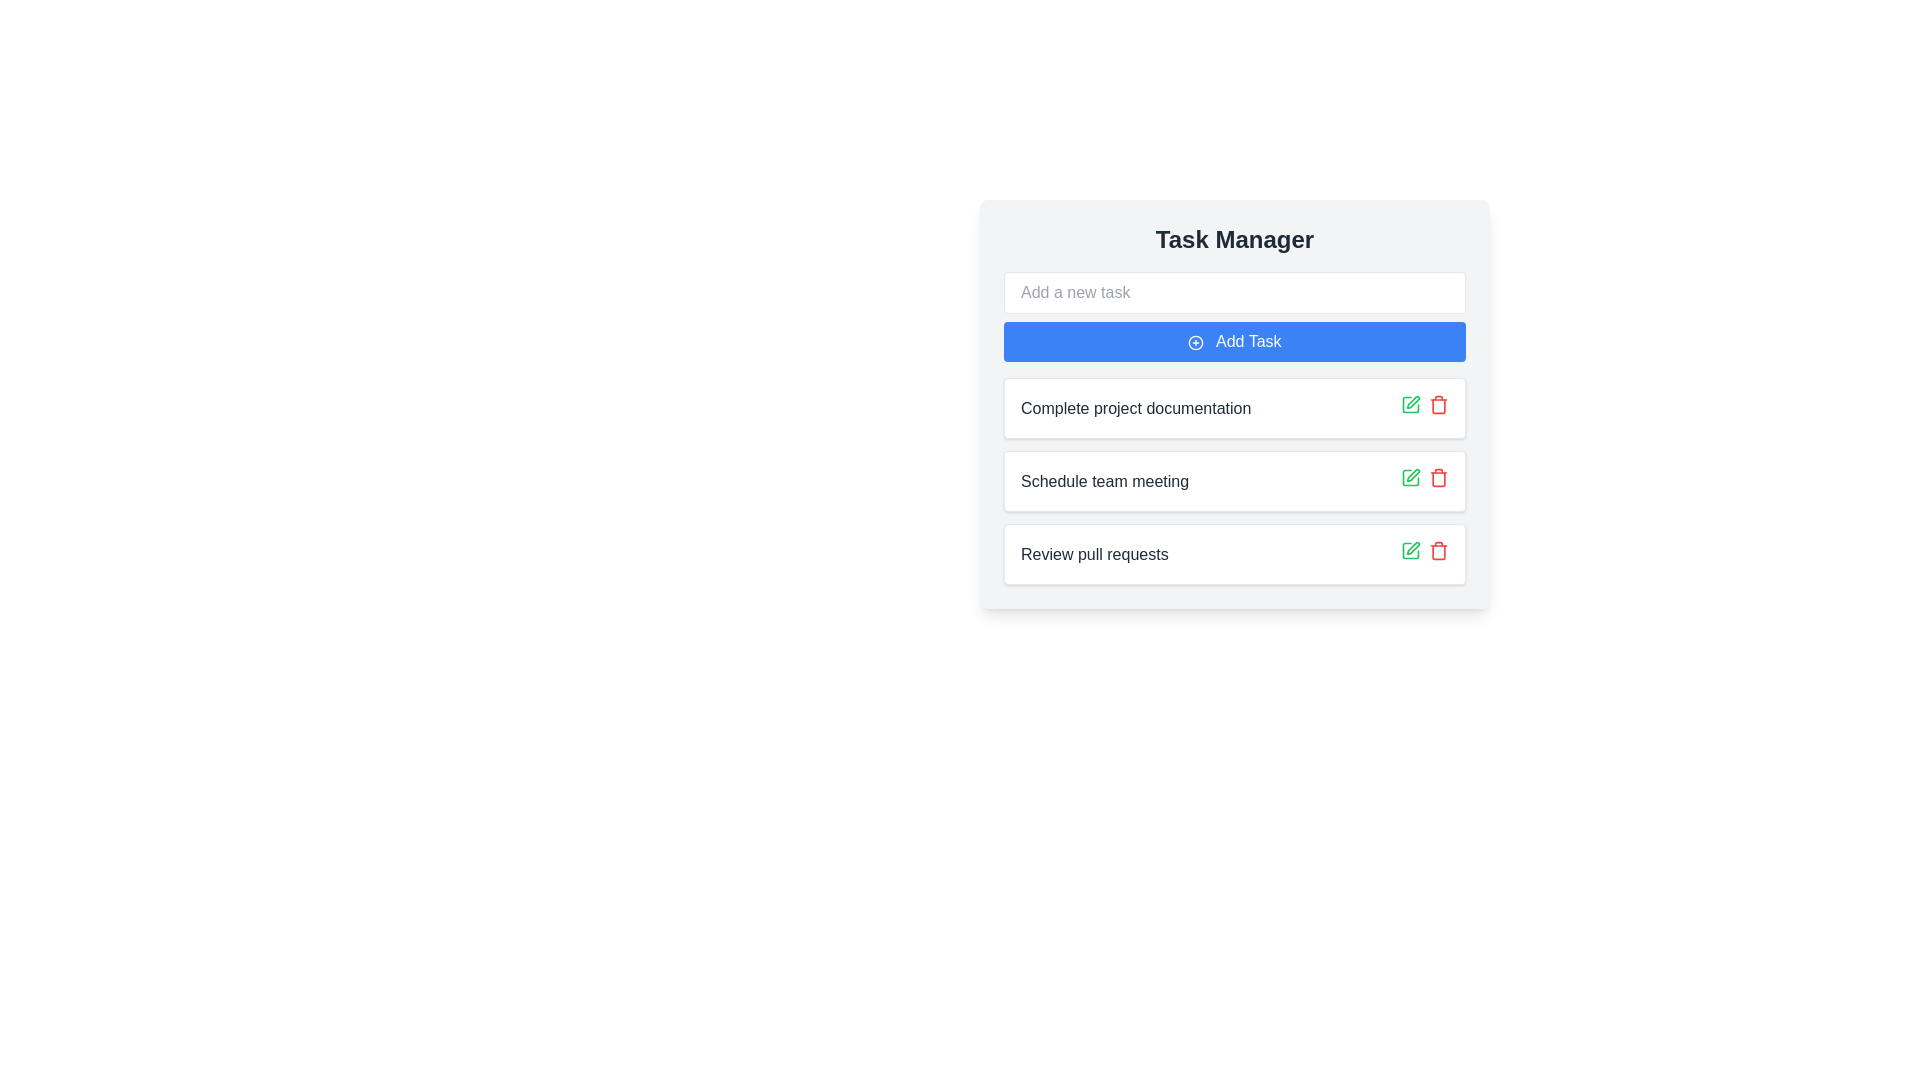 The height and width of the screenshot is (1080, 1920). What do you see at coordinates (1438, 551) in the screenshot?
I see `the red trash bin icon located at the far right side of the 'Review pull requests' task row to change its color` at bounding box center [1438, 551].